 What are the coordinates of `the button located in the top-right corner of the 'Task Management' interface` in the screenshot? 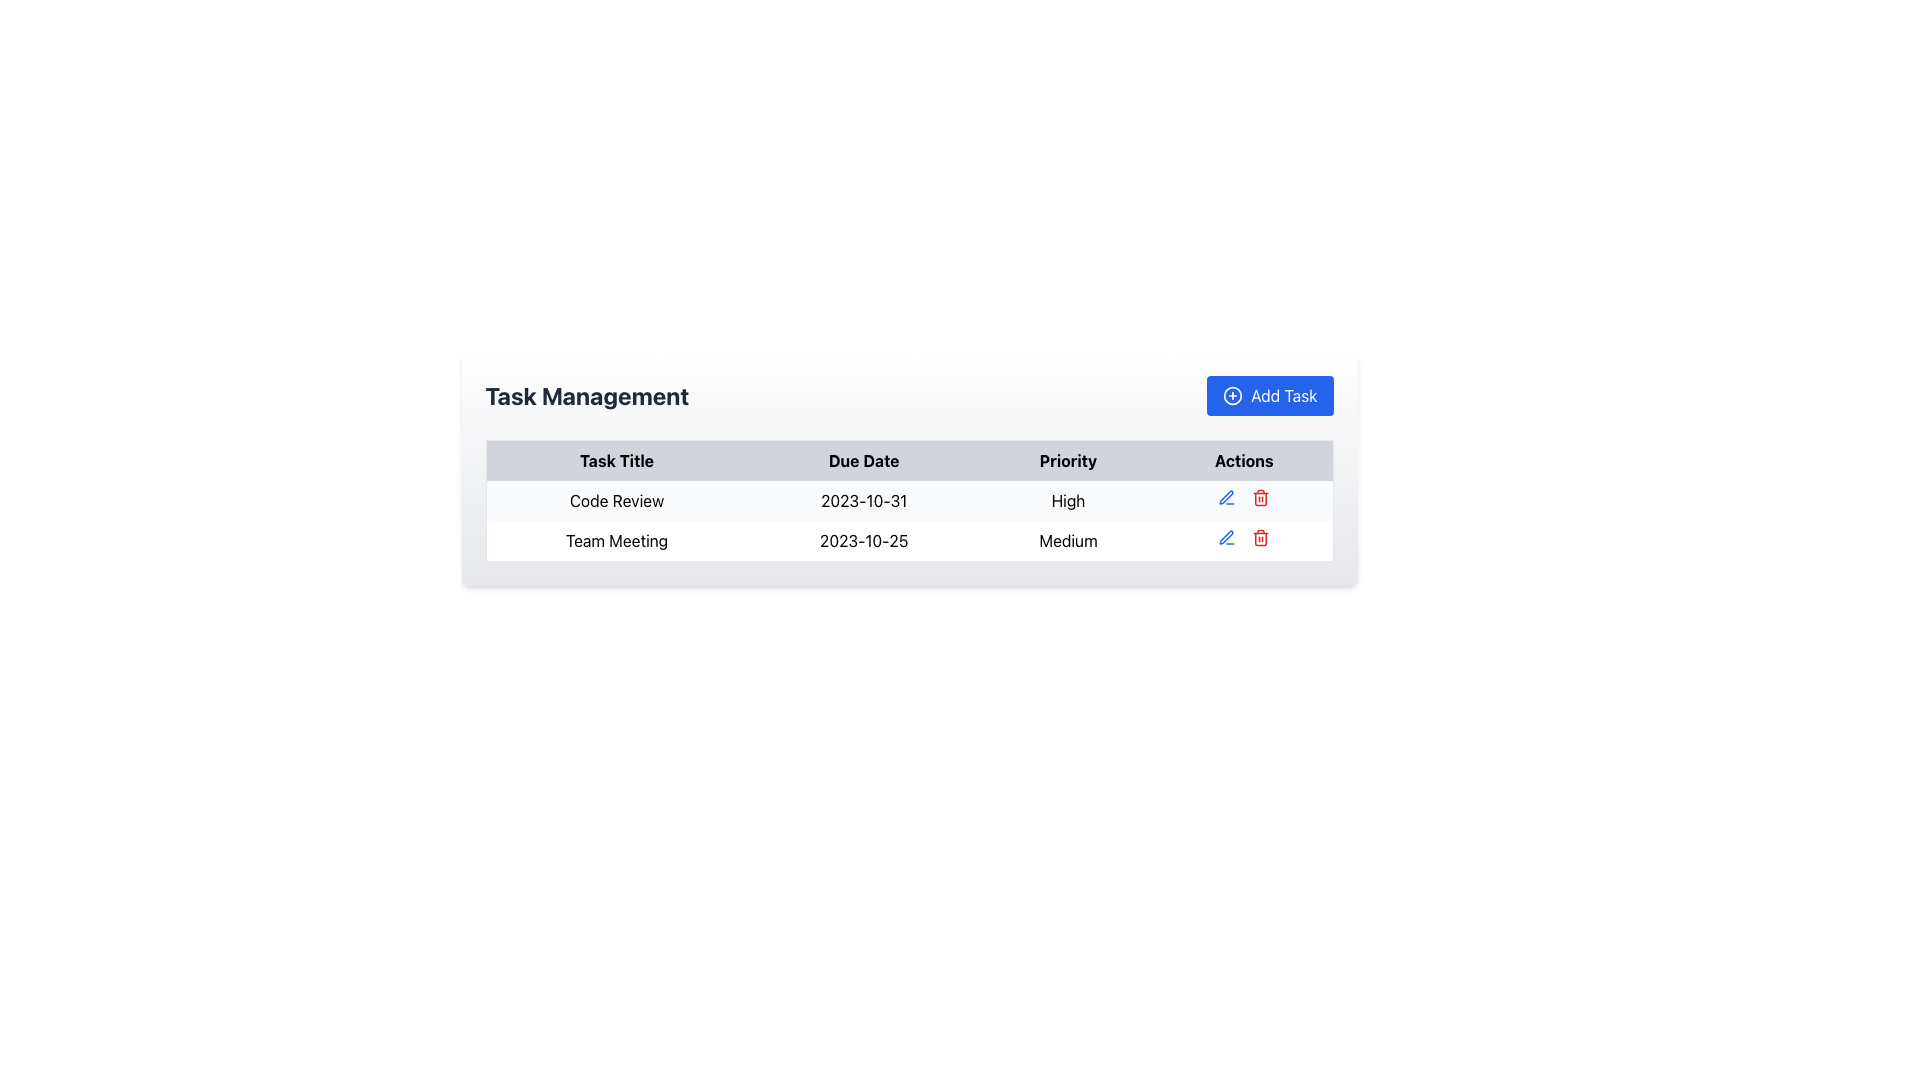 It's located at (1269, 396).